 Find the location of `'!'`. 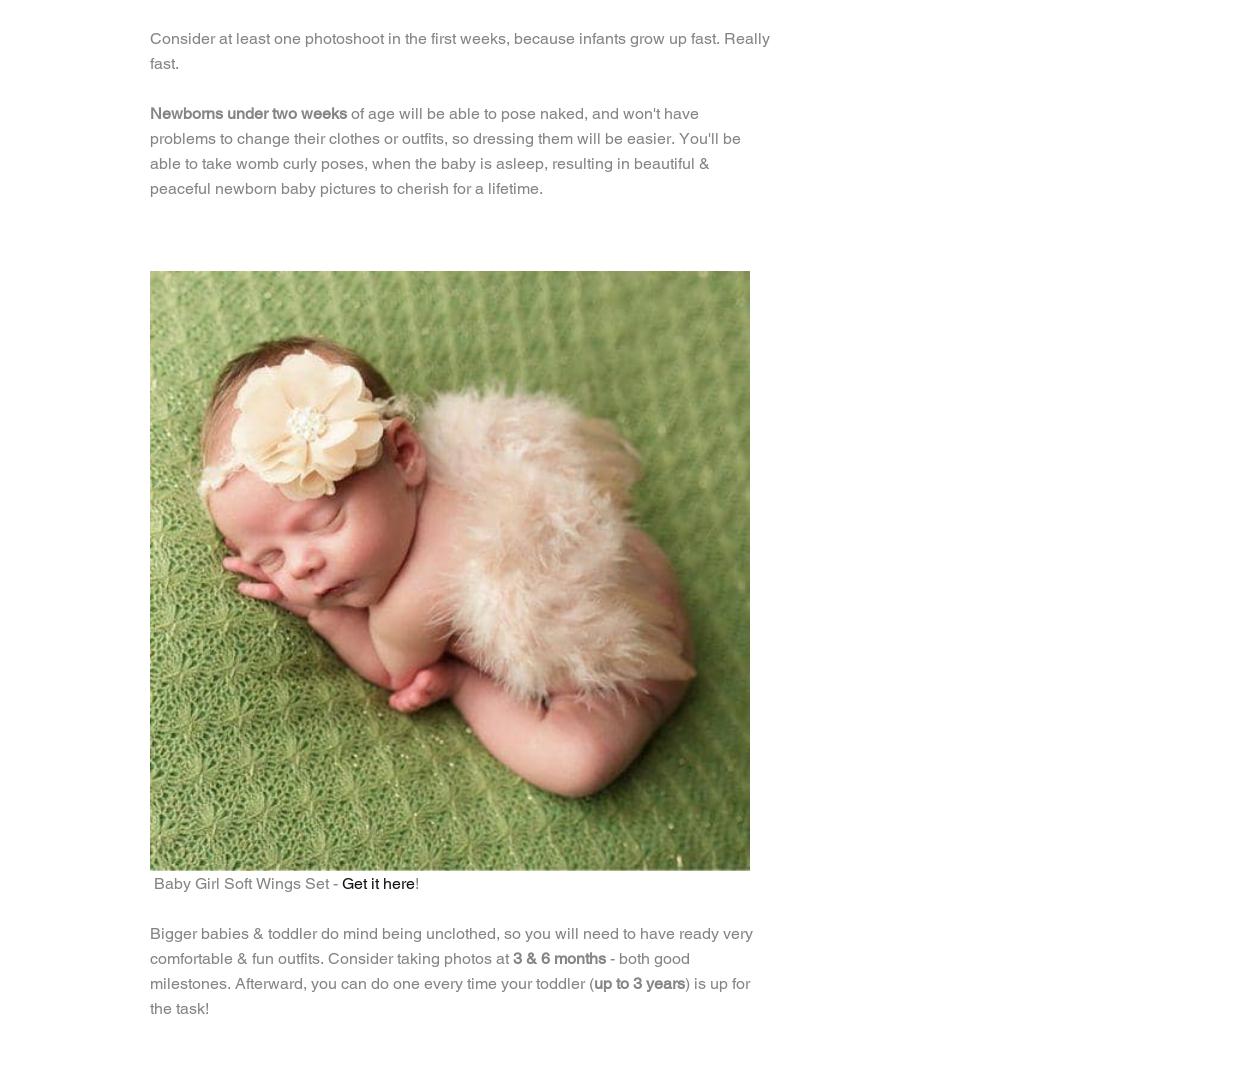

'!' is located at coordinates (417, 883).